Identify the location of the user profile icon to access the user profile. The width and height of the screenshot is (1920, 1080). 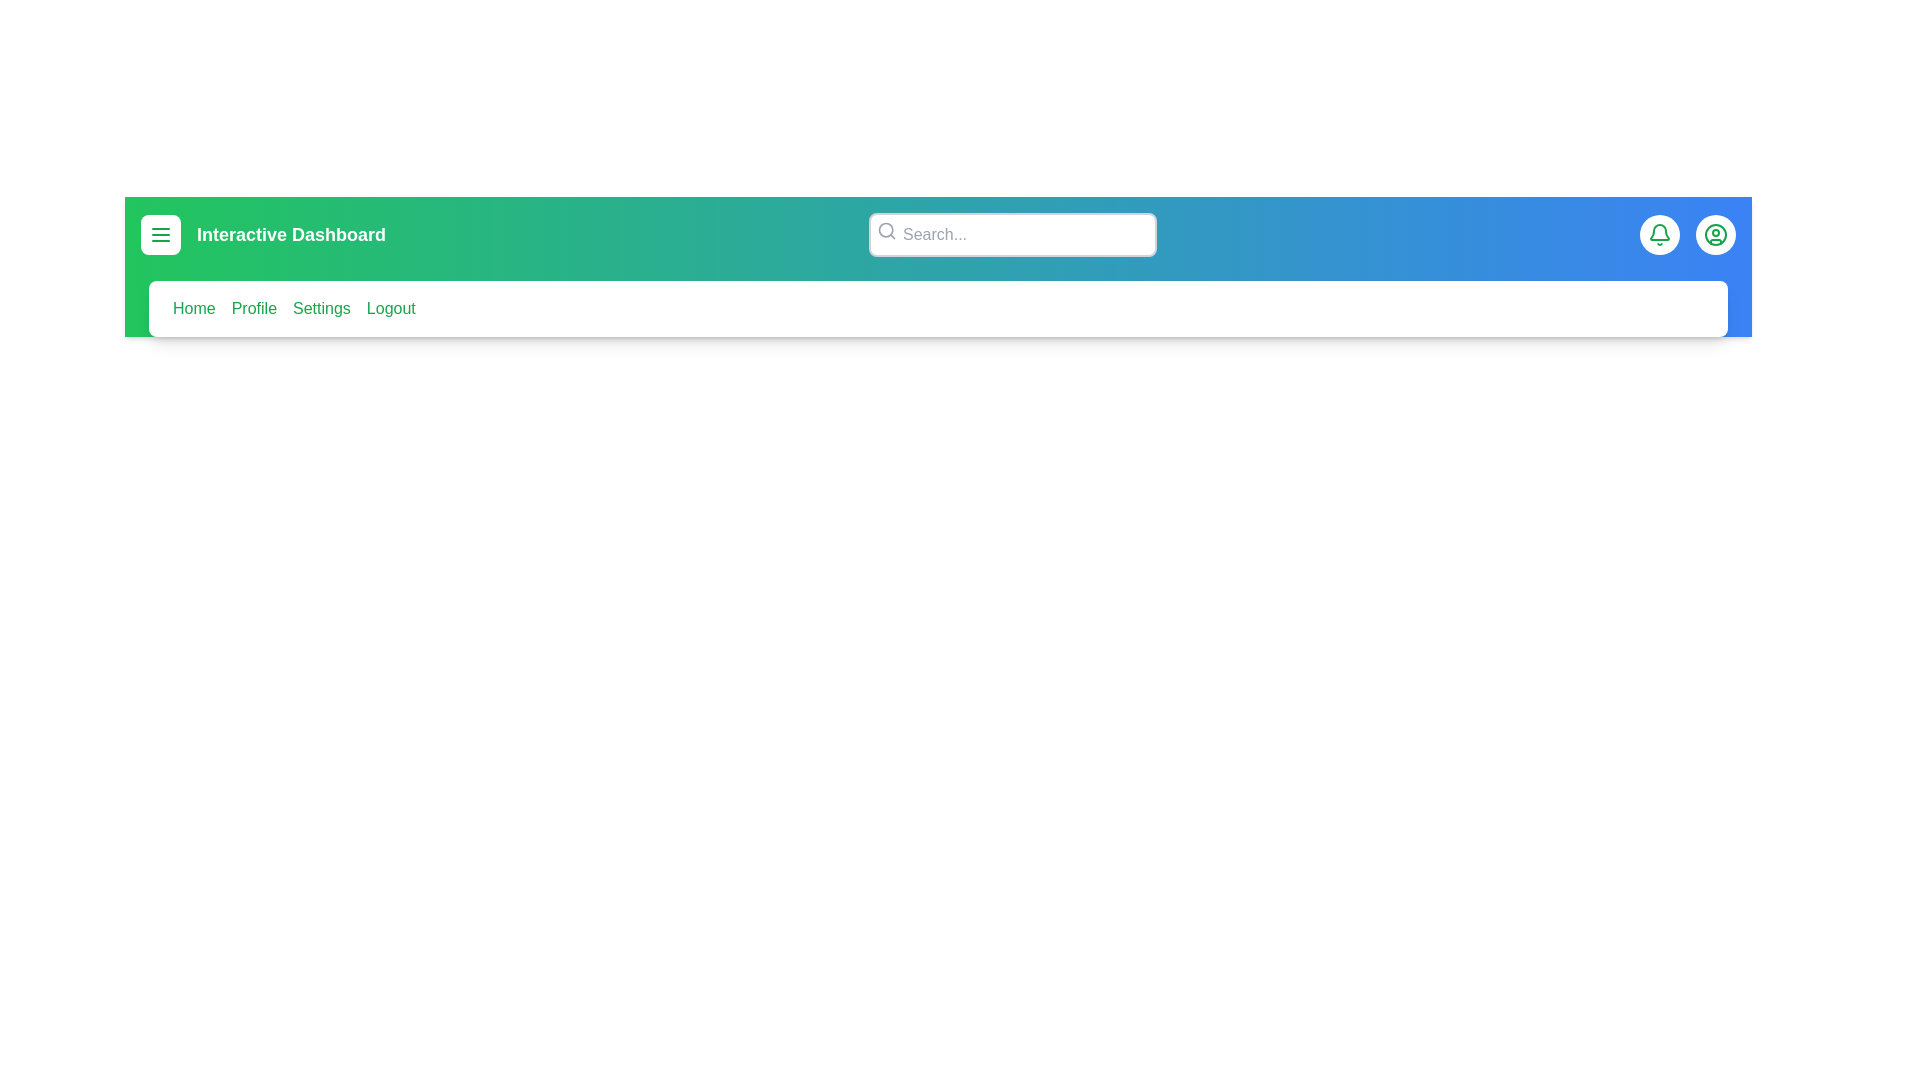
(1715, 234).